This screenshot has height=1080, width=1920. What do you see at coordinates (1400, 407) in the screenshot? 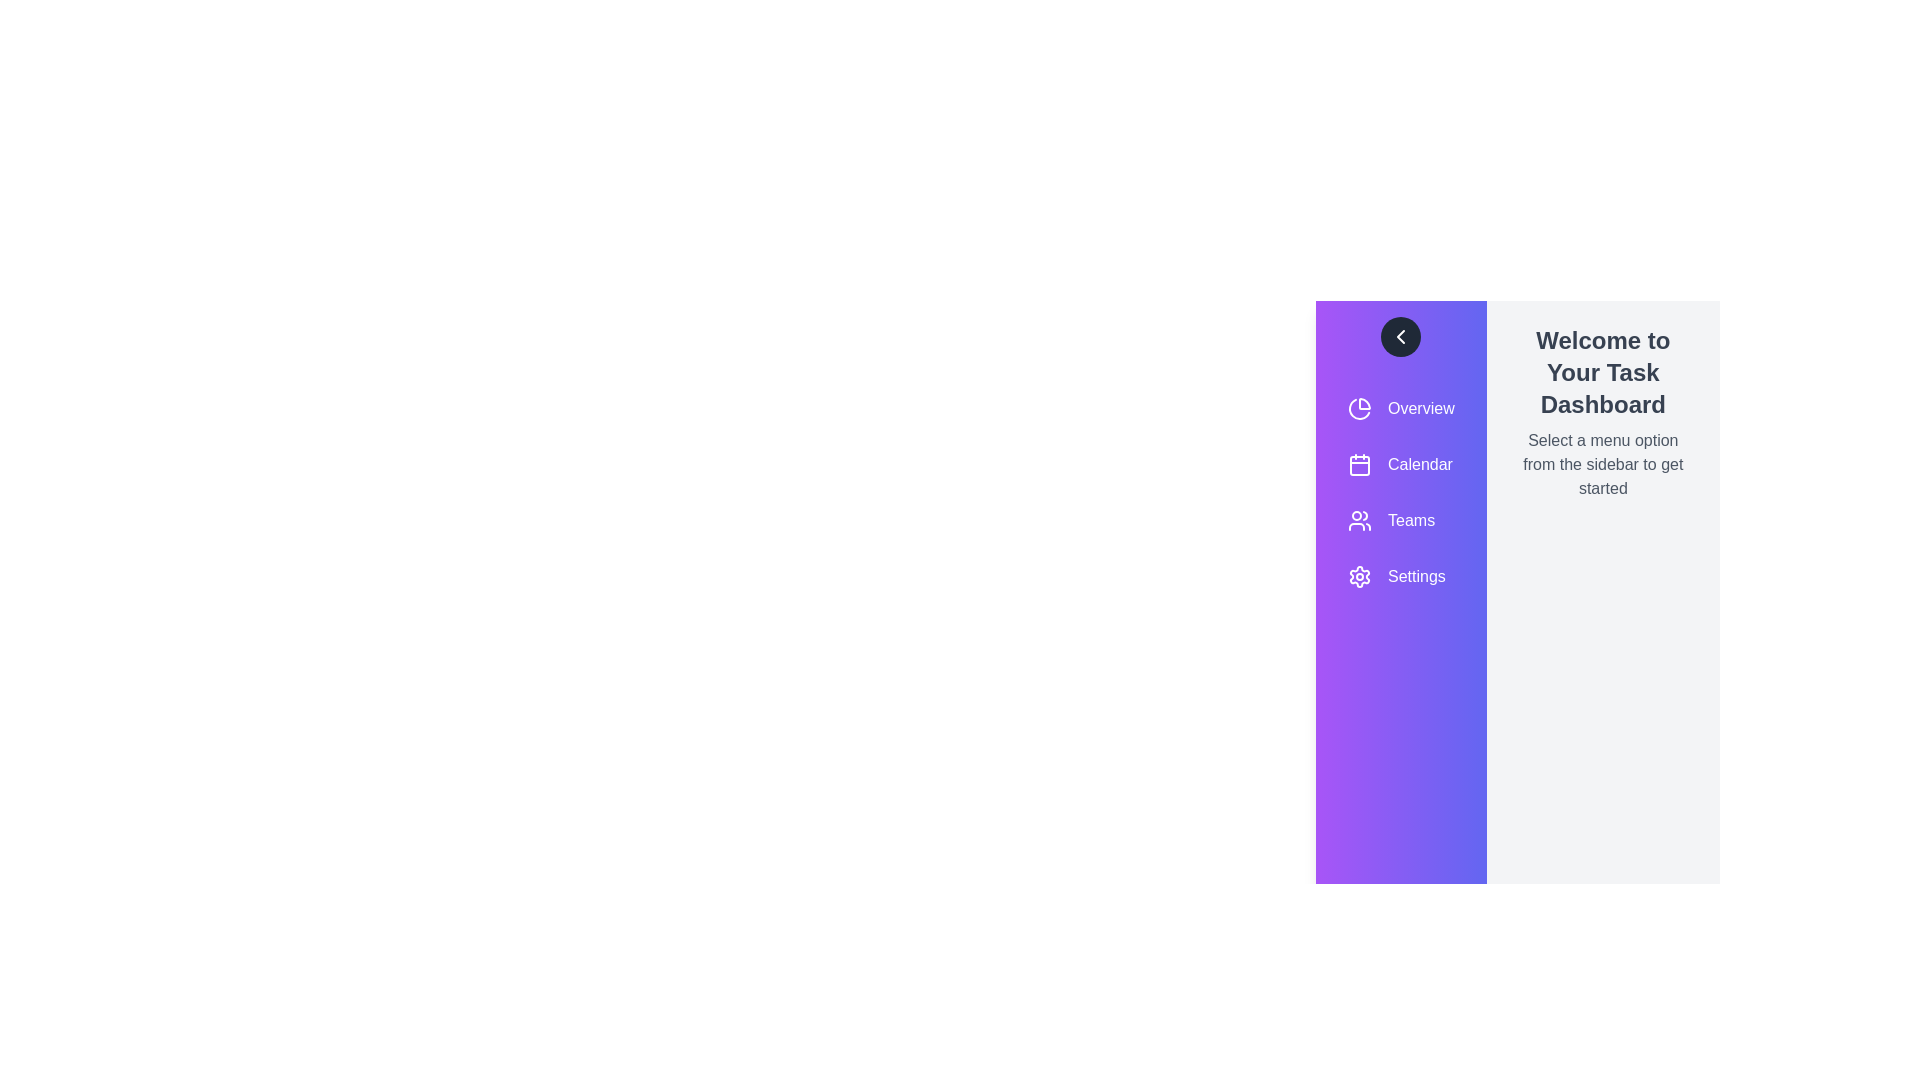
I see `the menu item Overview from the sidebar` at bounding box center [1400, 407].